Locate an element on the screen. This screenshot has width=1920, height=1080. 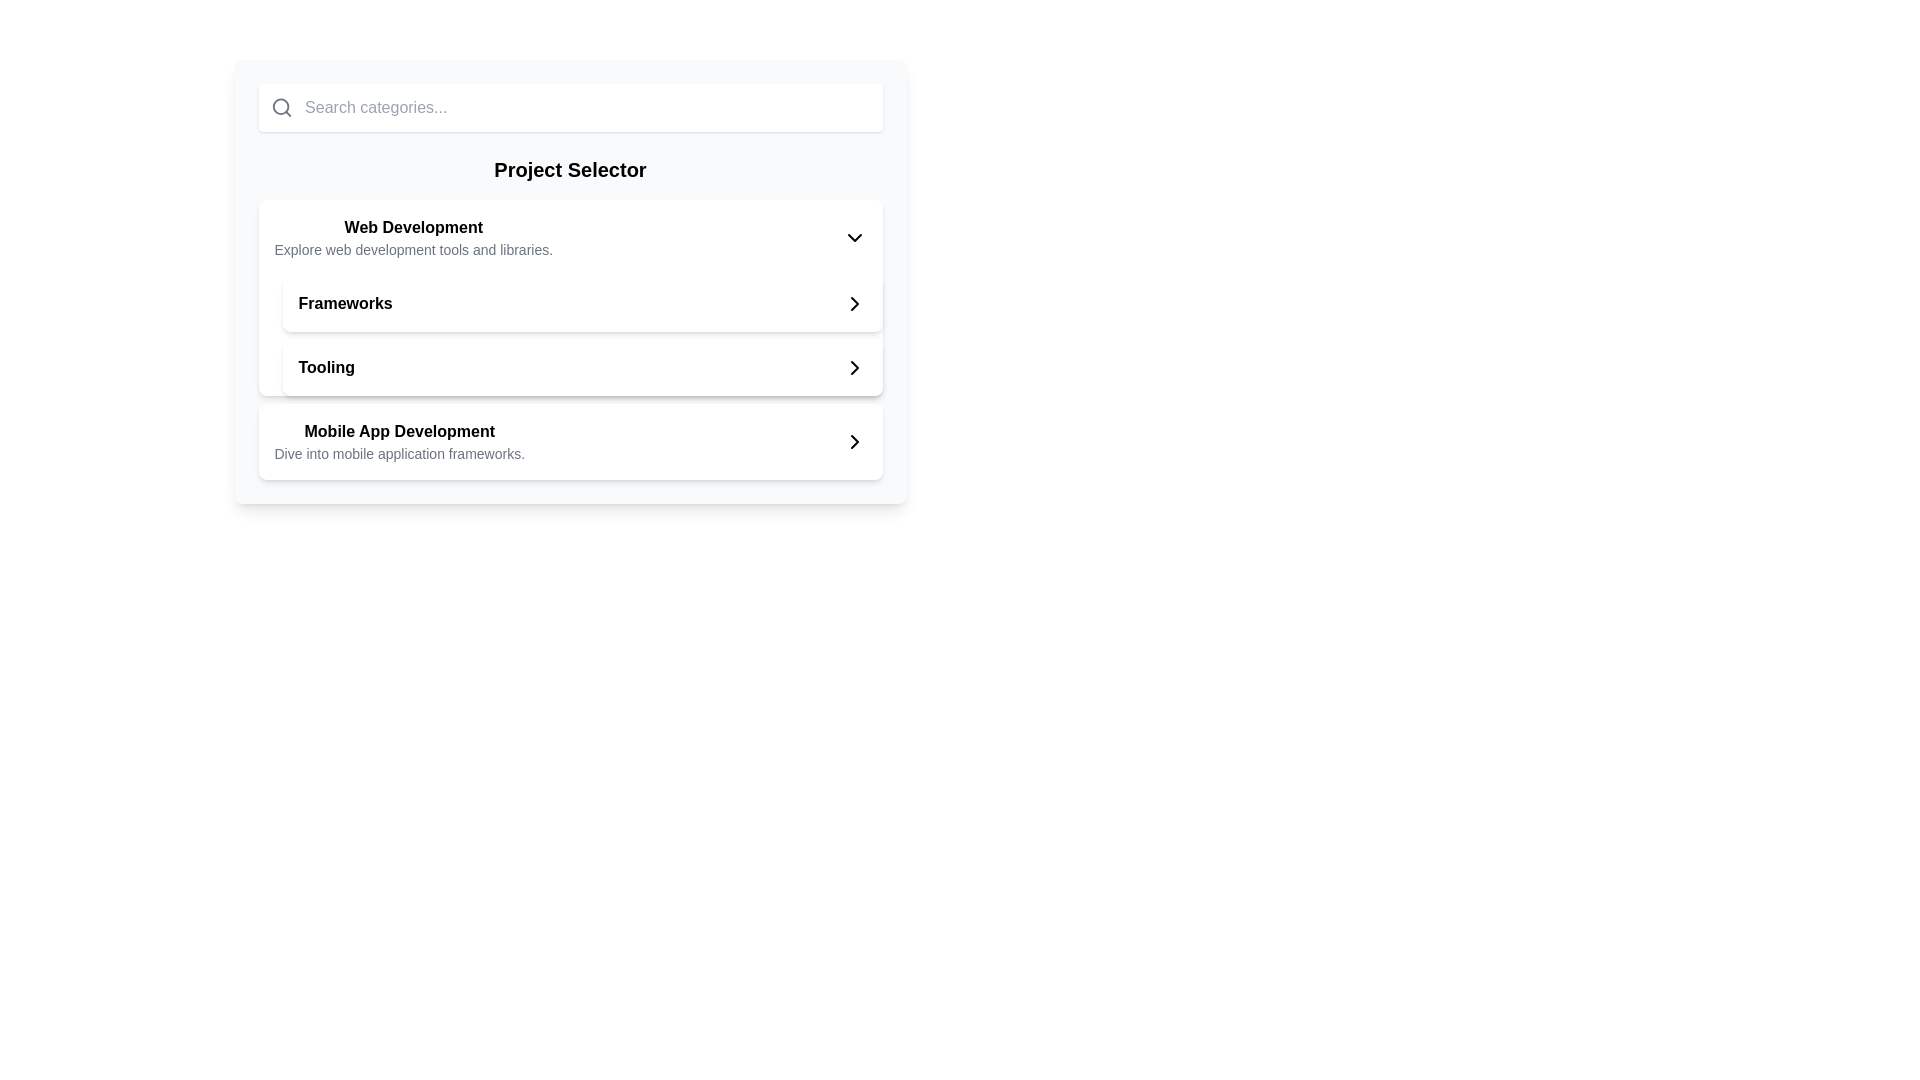
the second button-like navigation item in the 'Project Selector' section is located at coordinates (581, 304).